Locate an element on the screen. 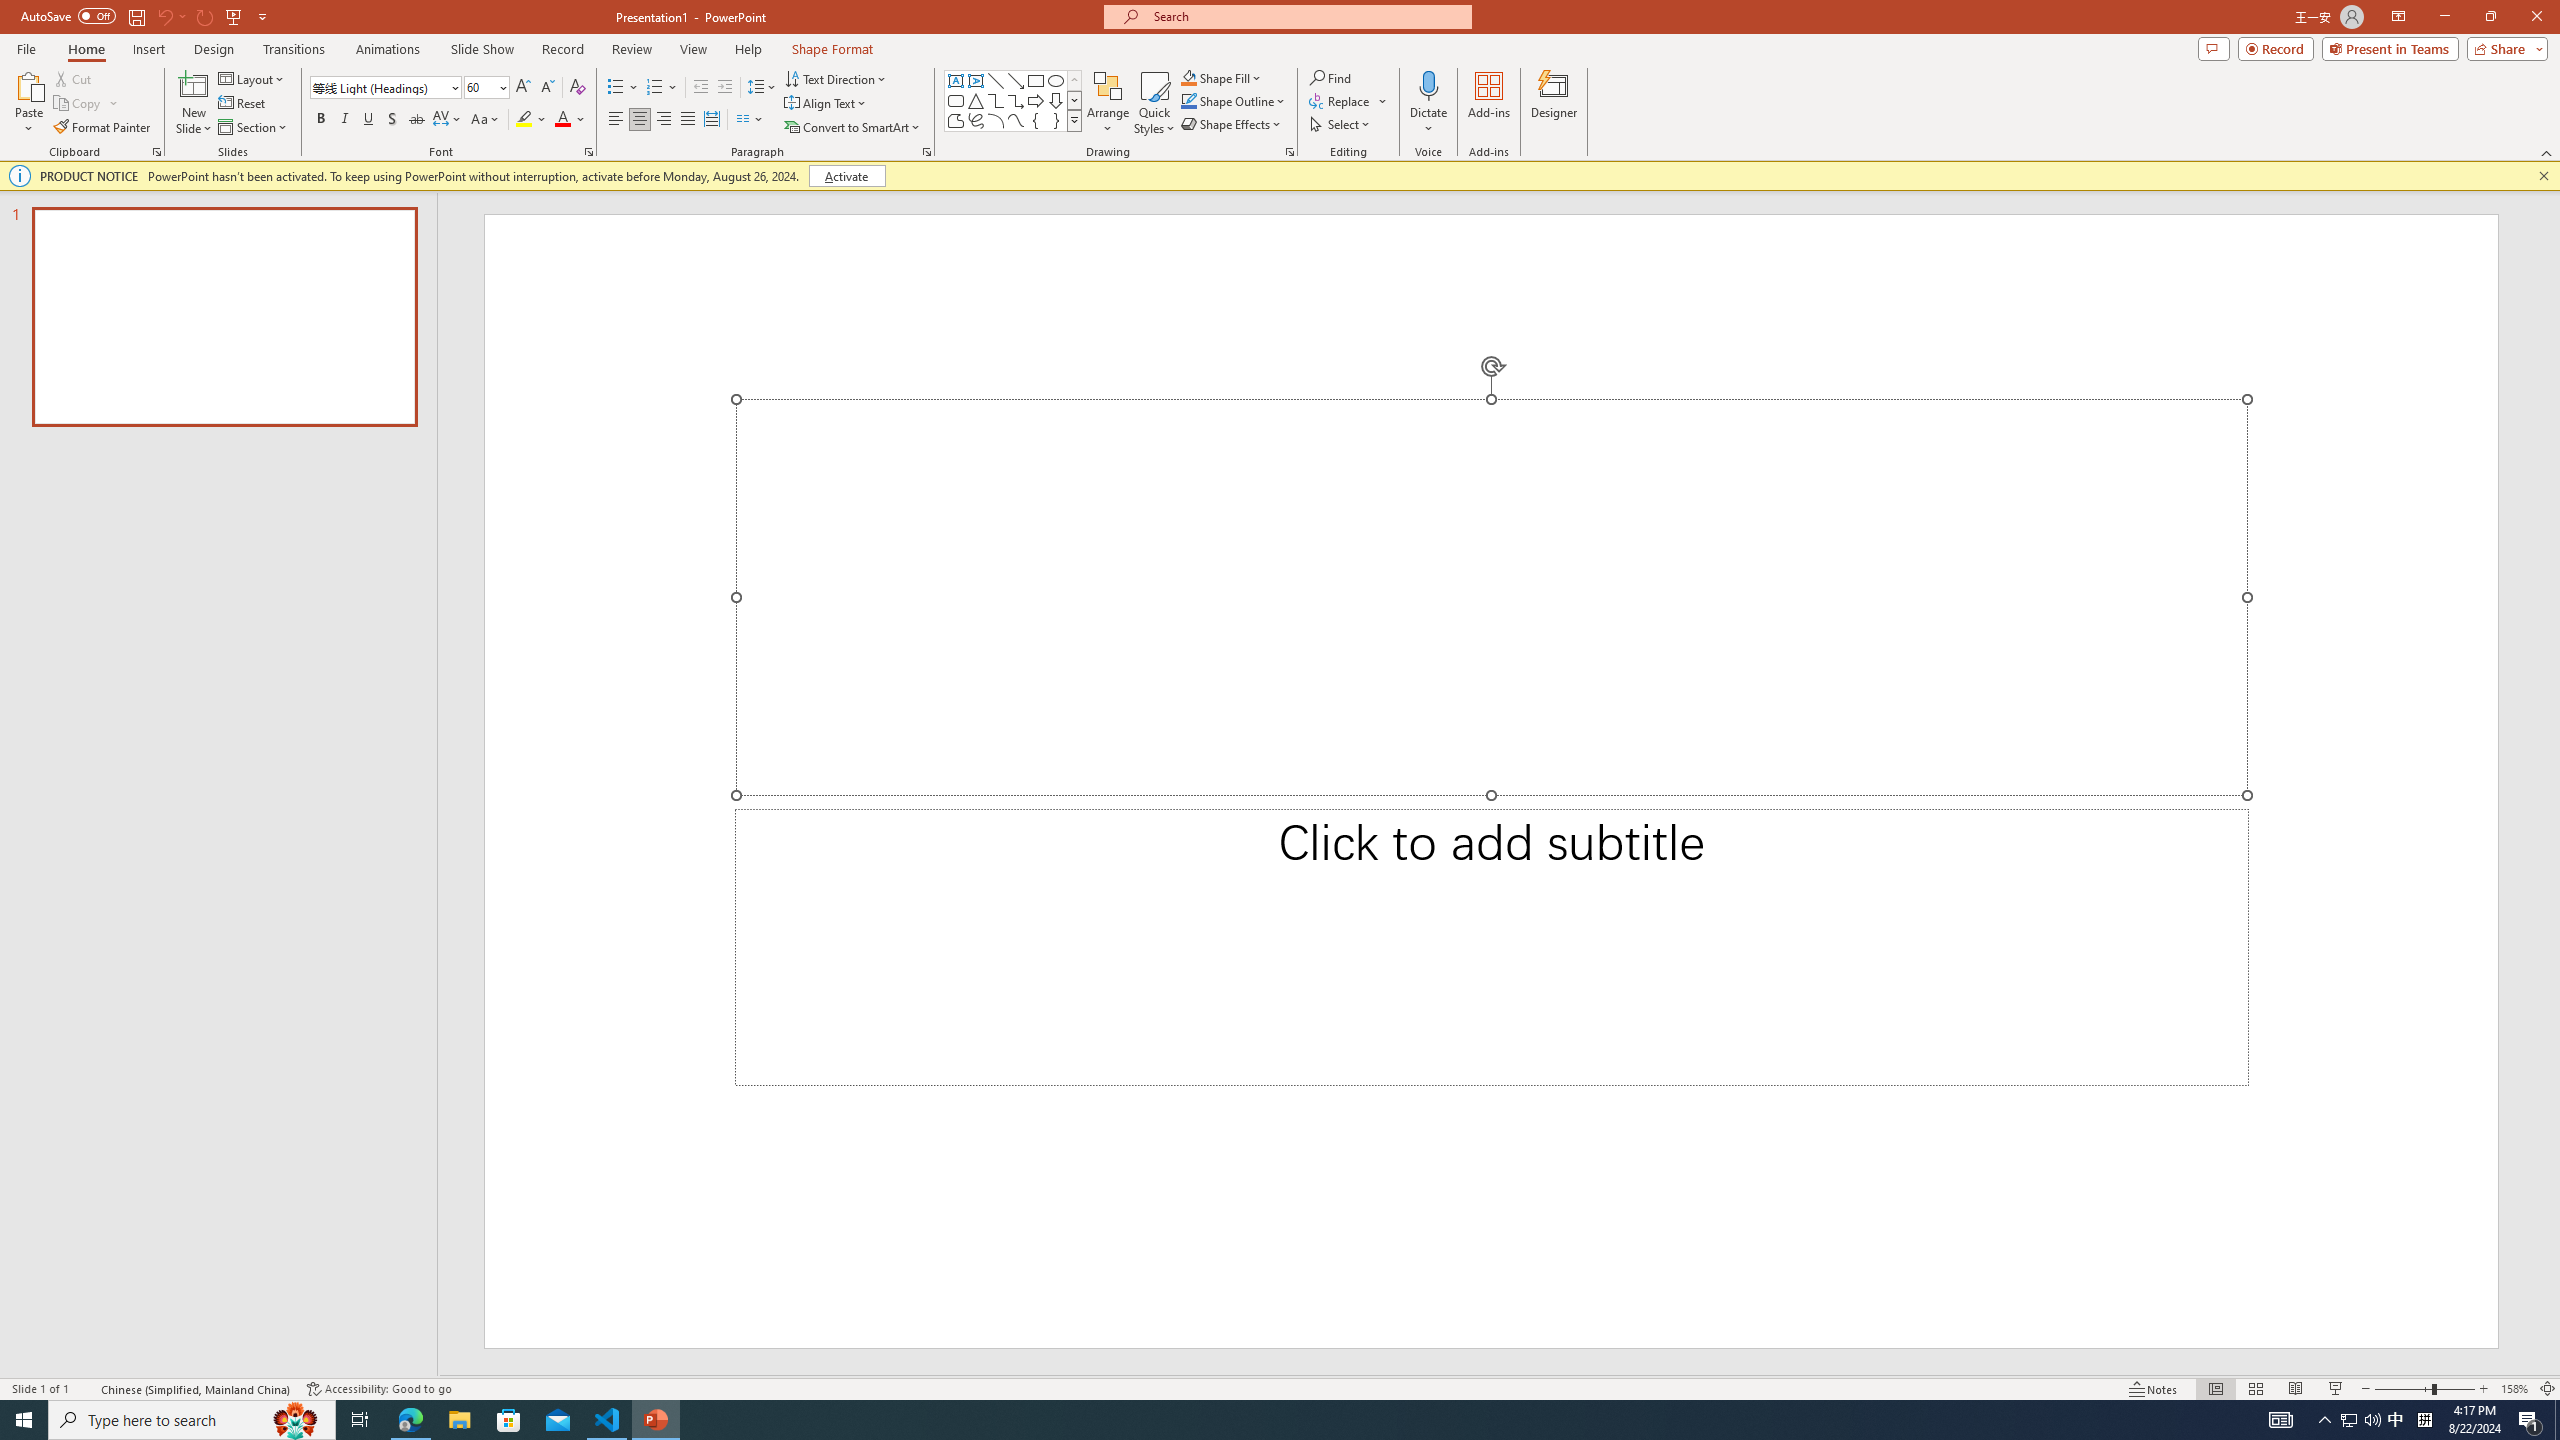 The image size is (2560, 1440). 'Cut' is located at coordinates (73, 78).